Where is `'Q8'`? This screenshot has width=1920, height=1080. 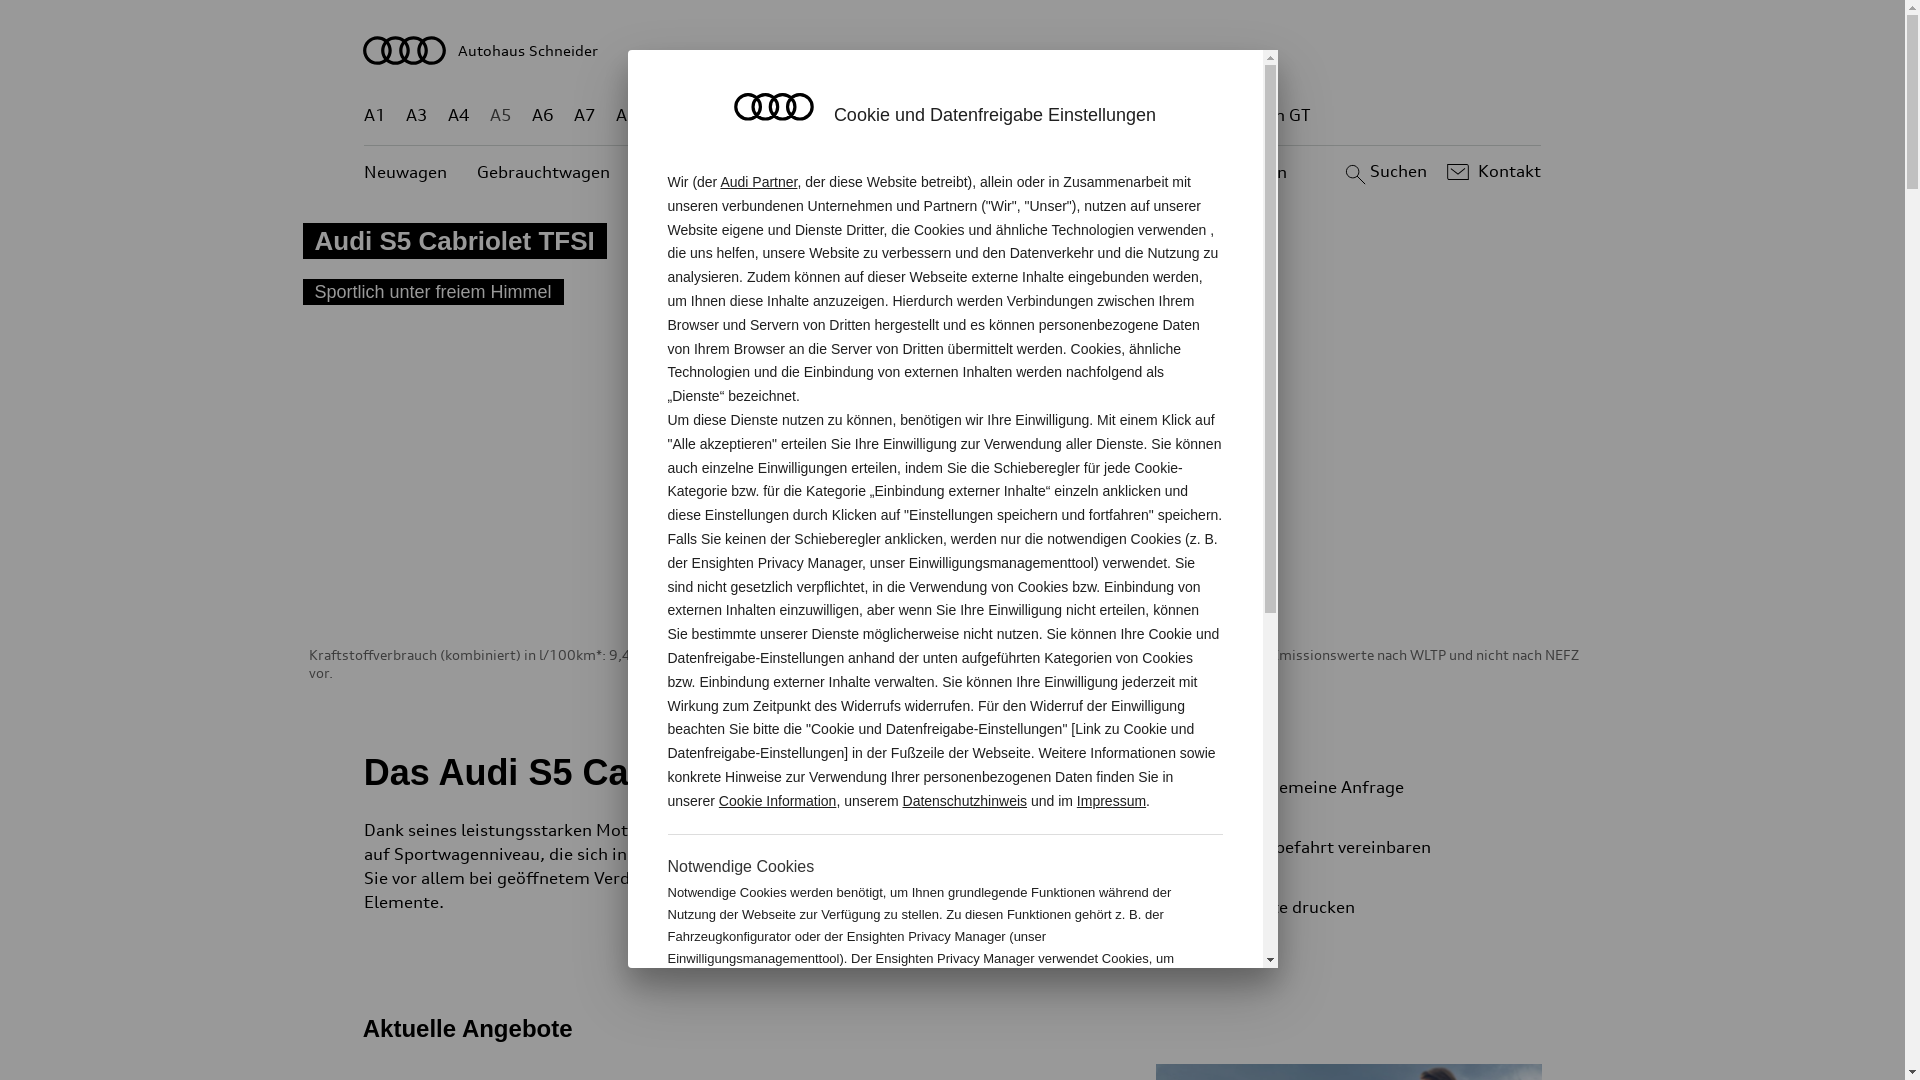
'Q8' is located at coordinates (936, 115).